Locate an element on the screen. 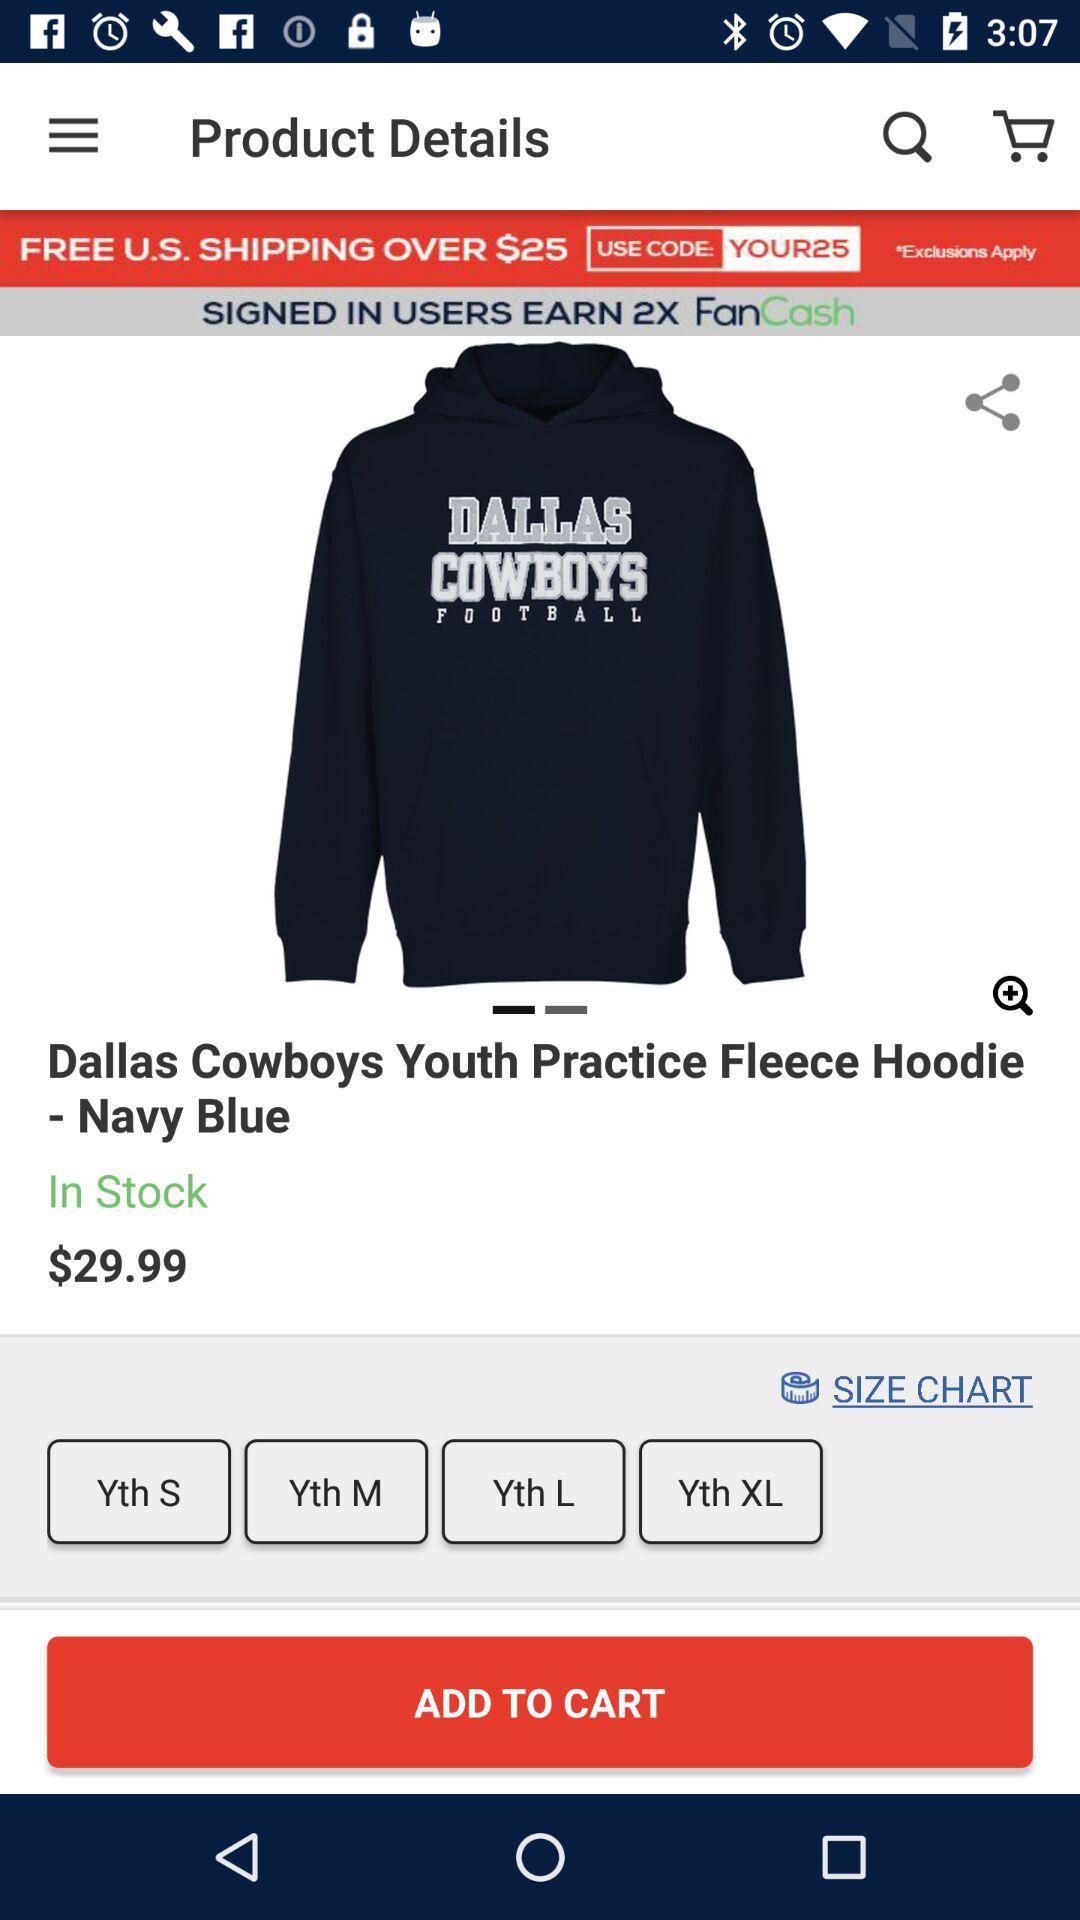 Image resolution: width=1080 pixels, height=1920 pixels. item next to the yth m icon is located at coordinates (138, 1491).